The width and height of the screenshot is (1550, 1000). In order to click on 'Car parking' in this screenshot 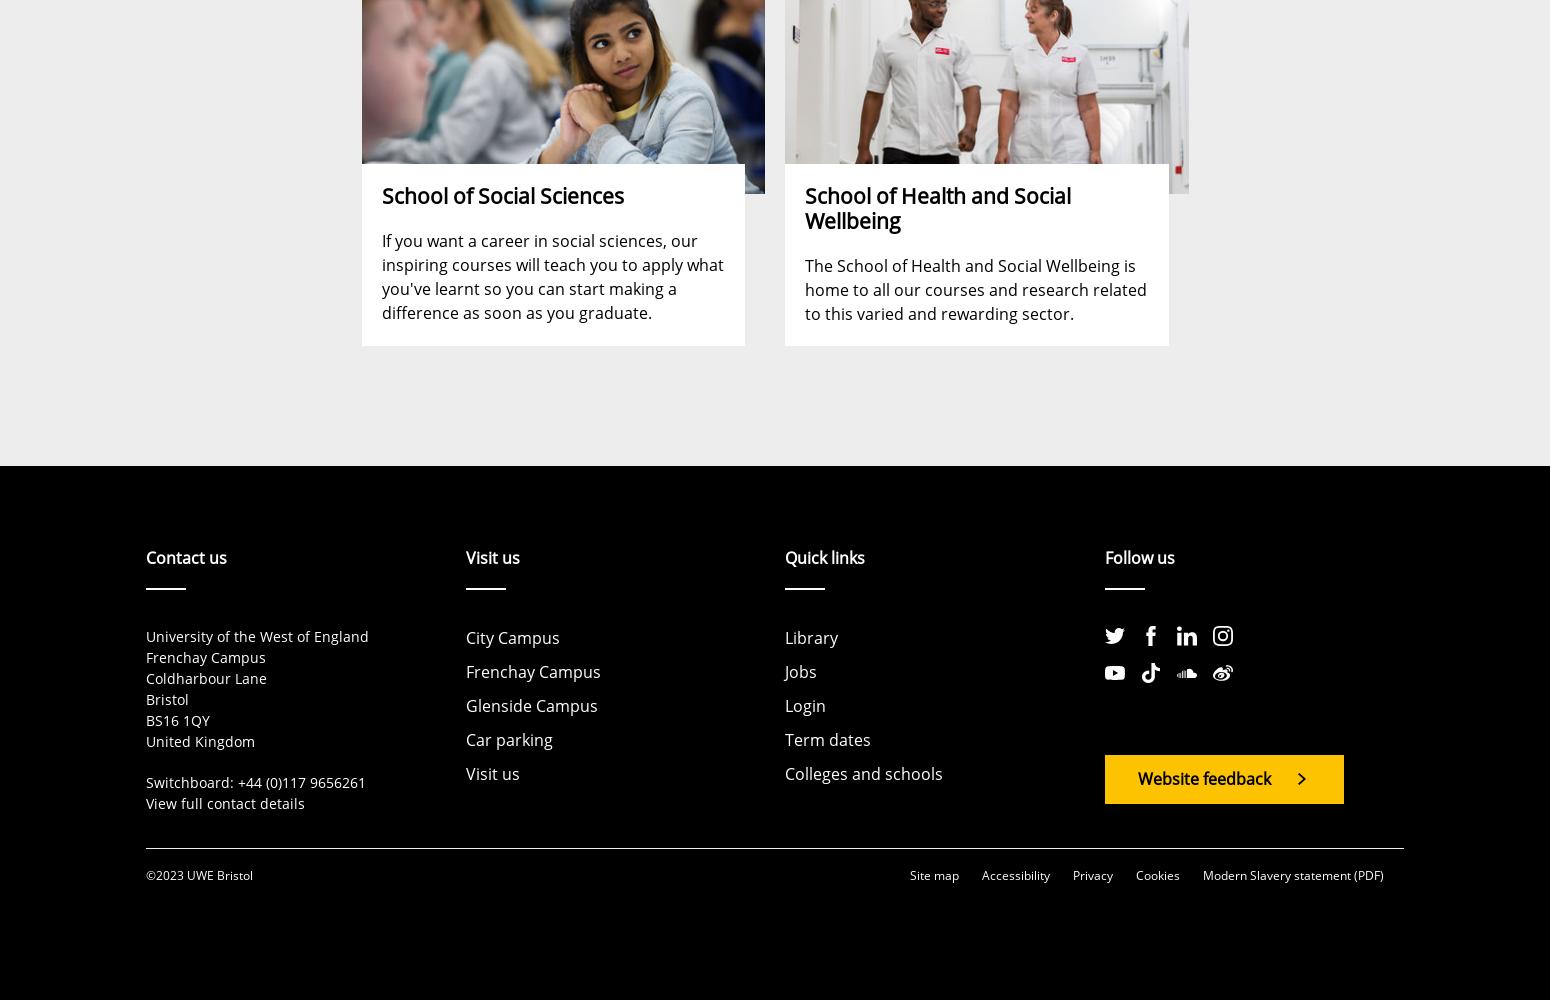, I will do `click(507, 739)`.